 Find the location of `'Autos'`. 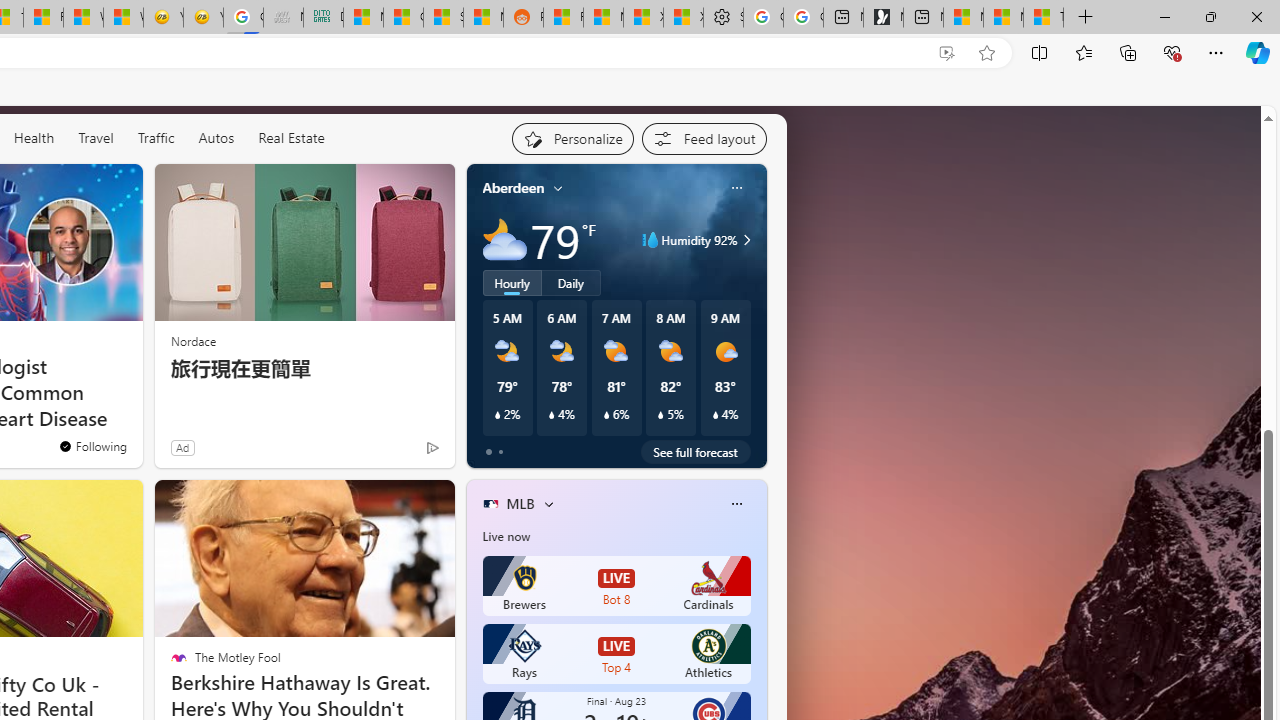

'Autos' is located at coordinates (216, 136).